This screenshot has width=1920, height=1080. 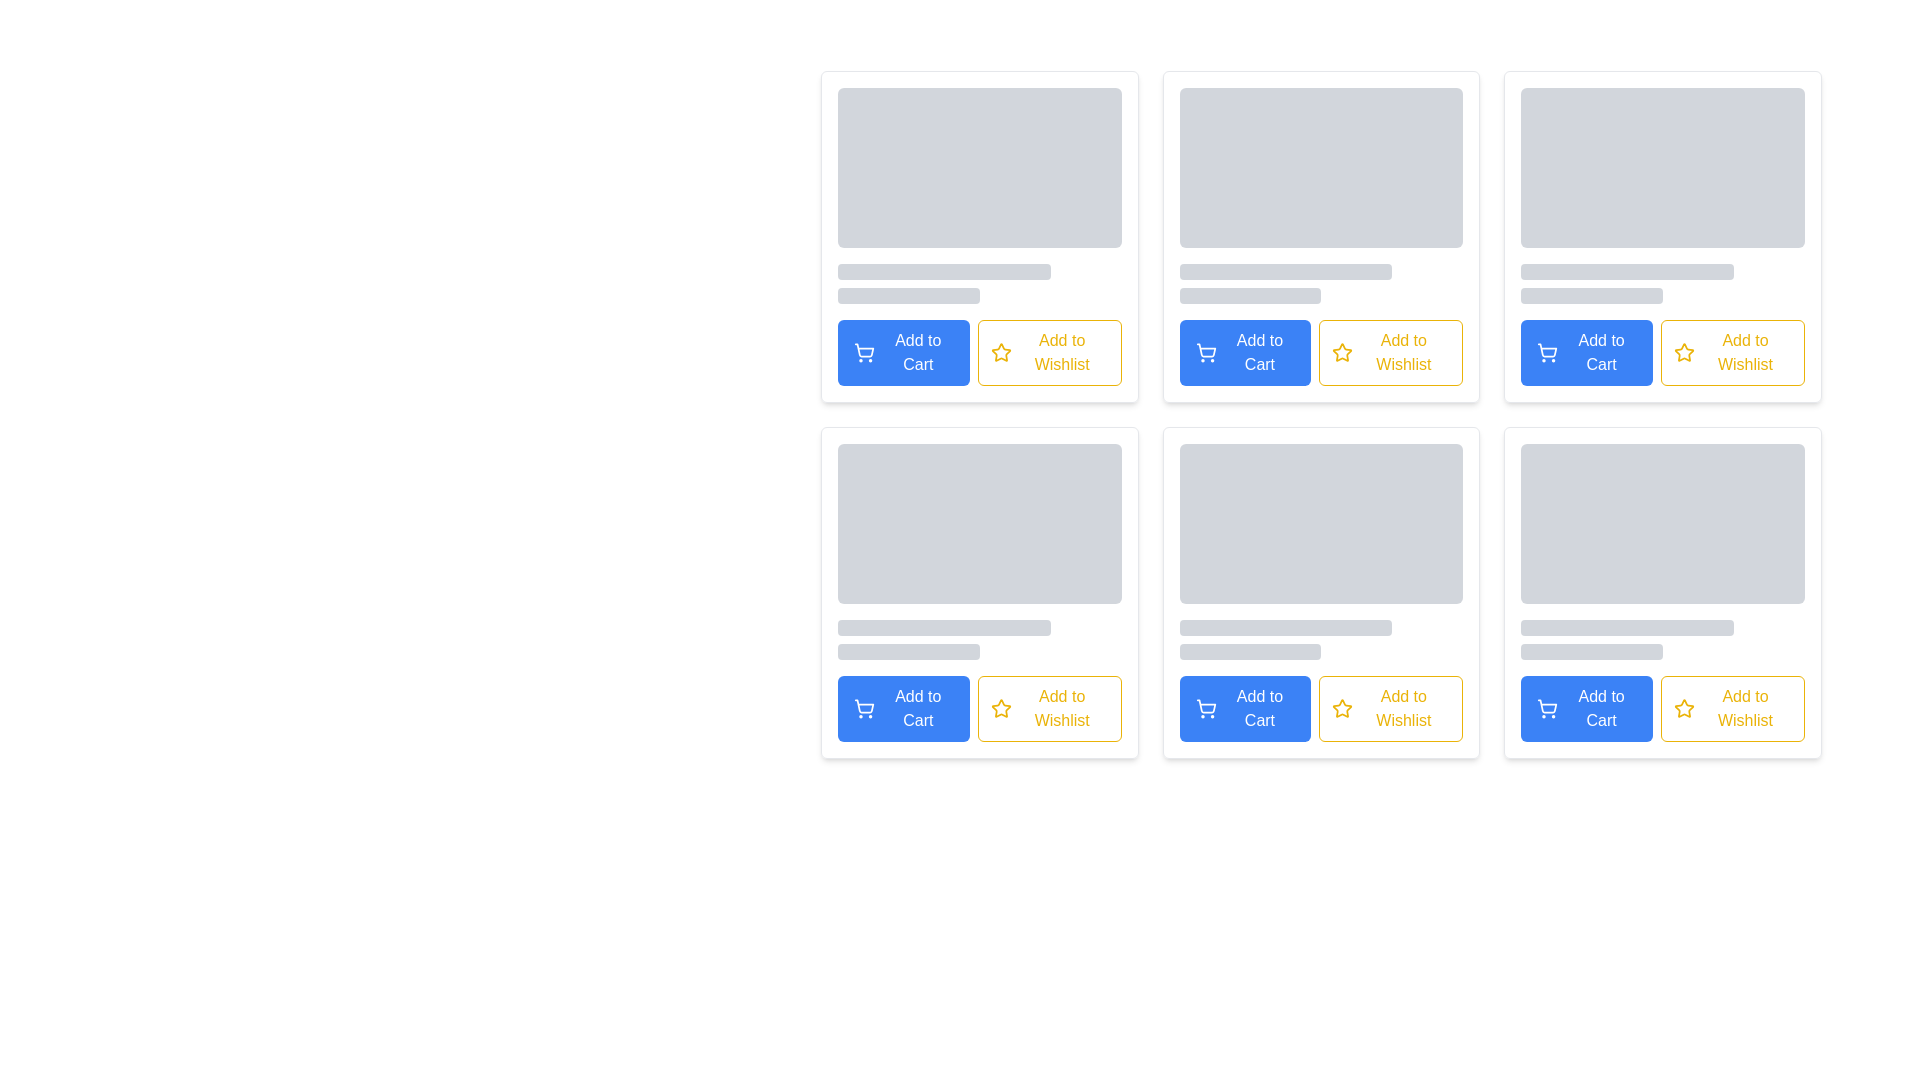 I want to click on the shopping cart icon located within the 'Add to Cart' button on the second product card of the first row to initiate the add to cart action, so click(x=1546, y=352).